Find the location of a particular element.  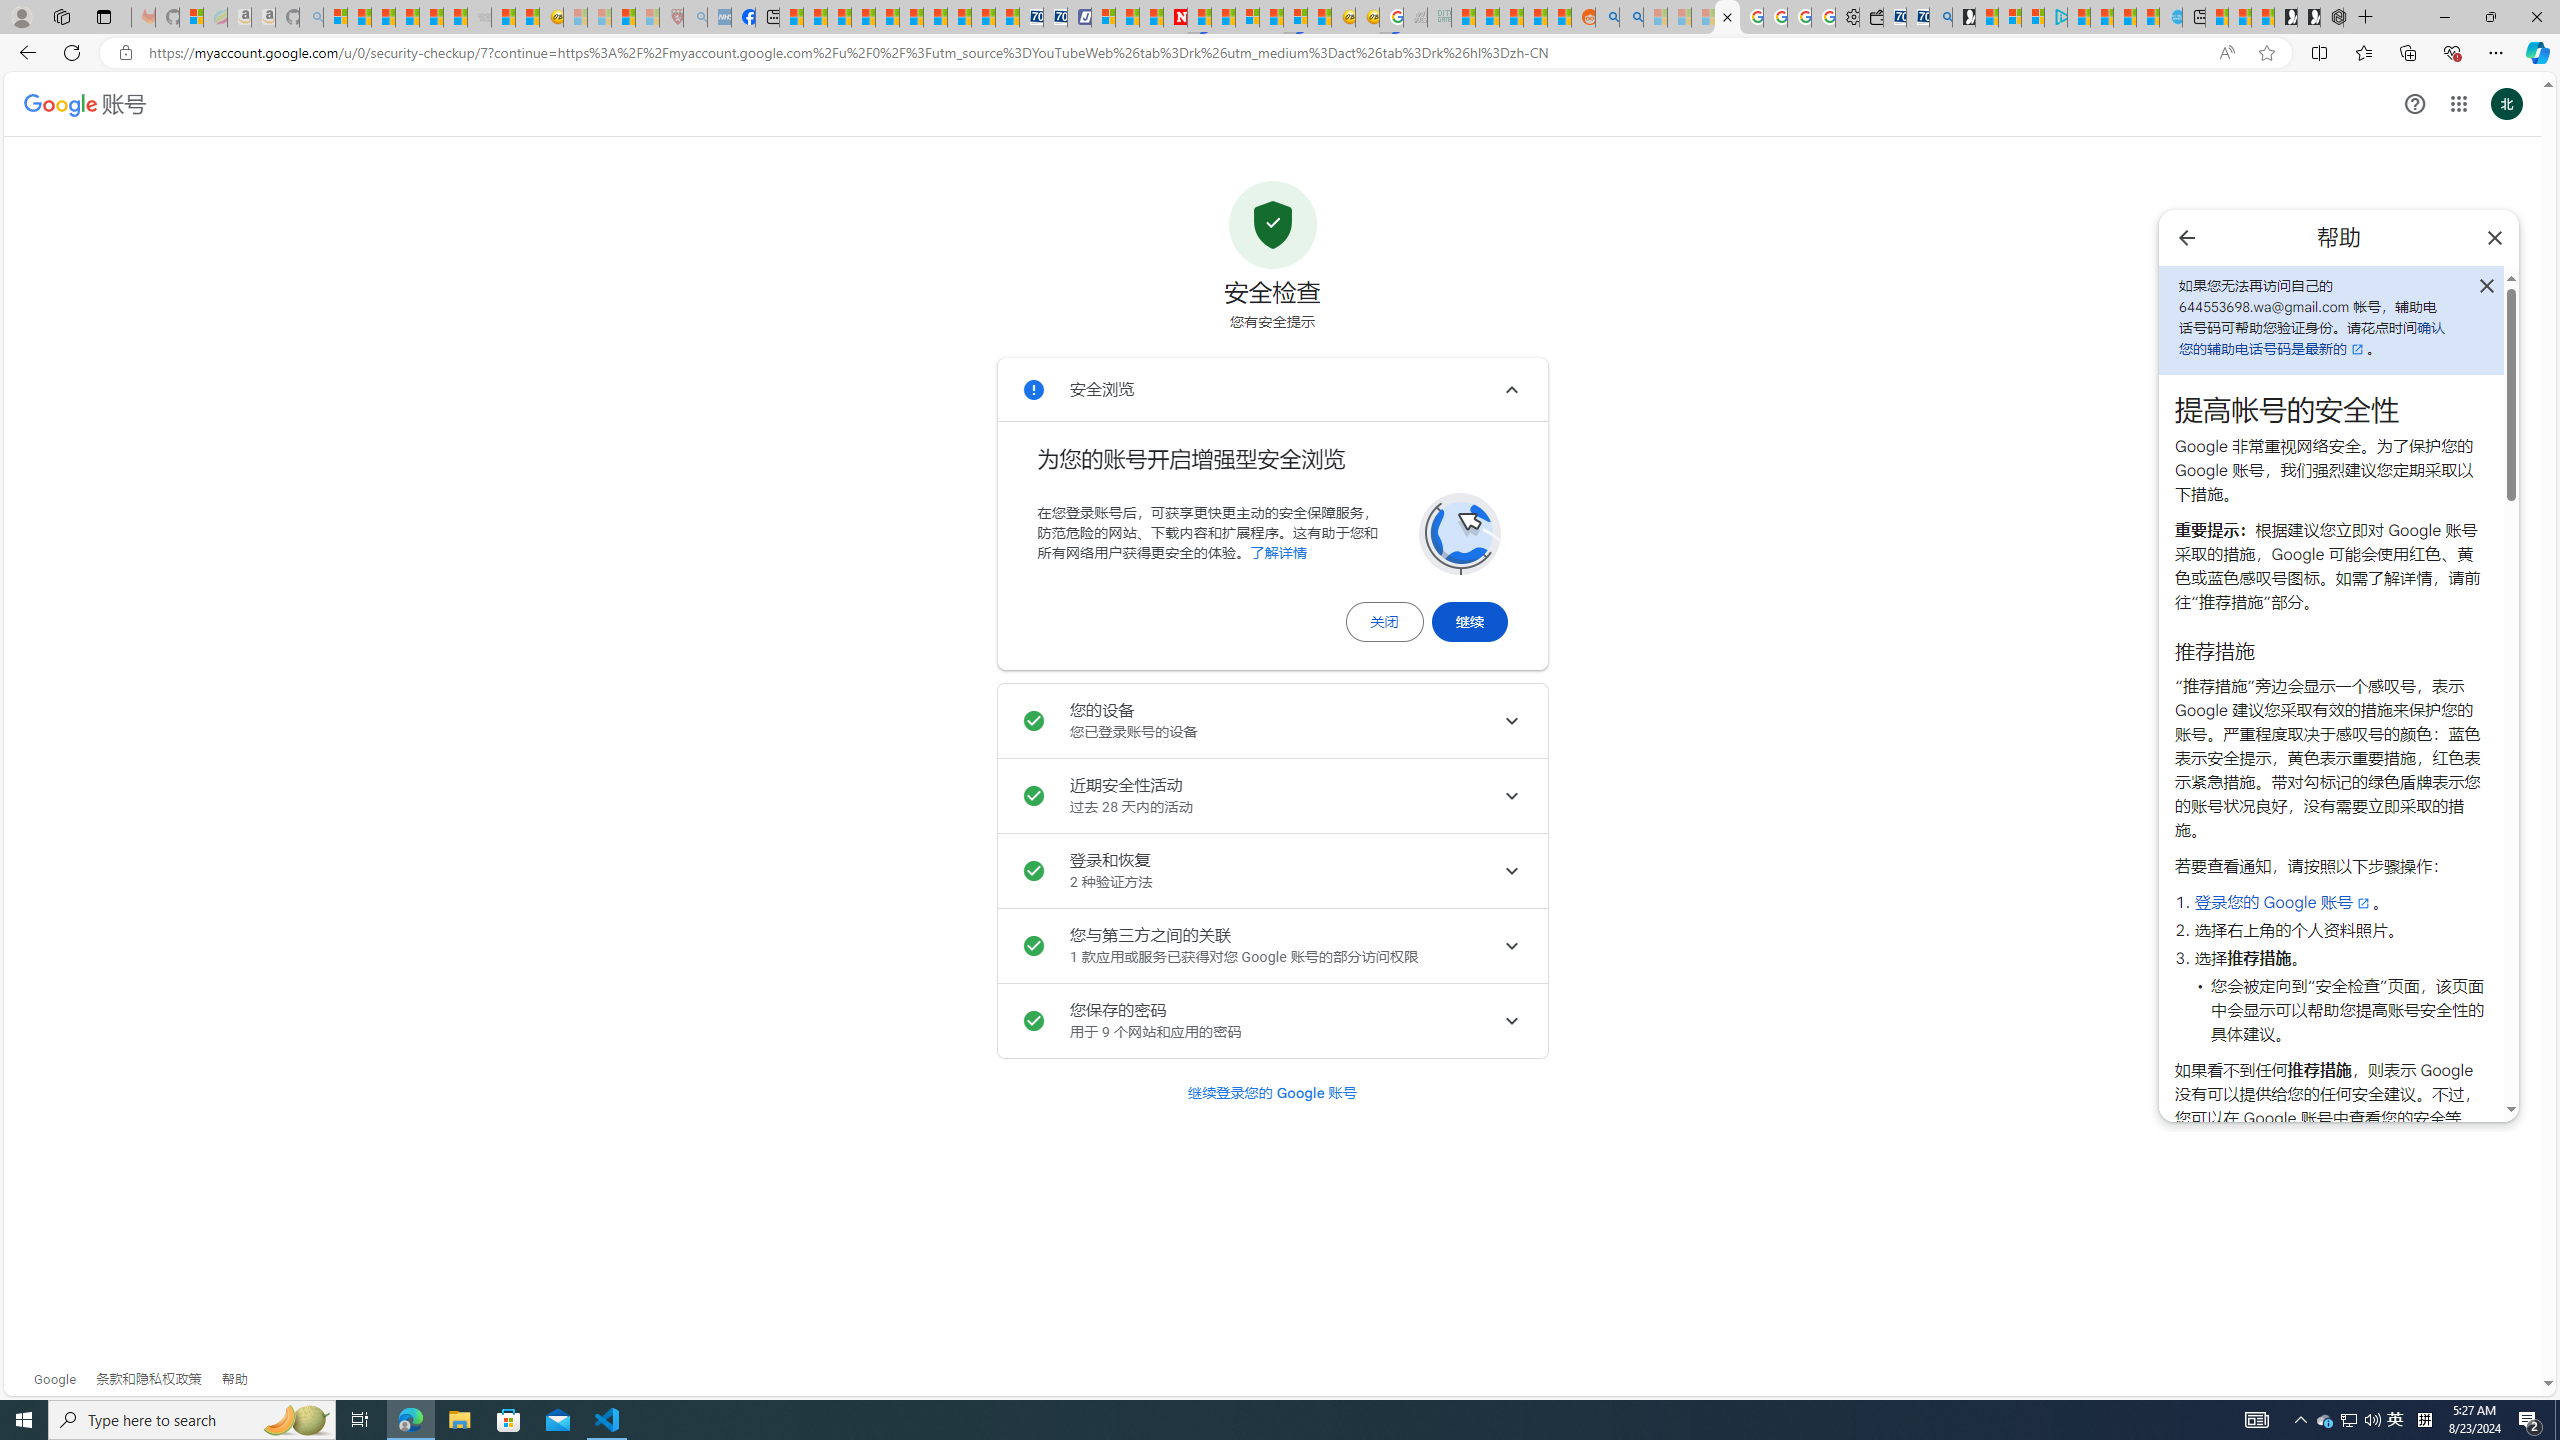

'Newsweek - News, Analysis, Politics, Business, Technology' is located at coordinates (1174, 16).